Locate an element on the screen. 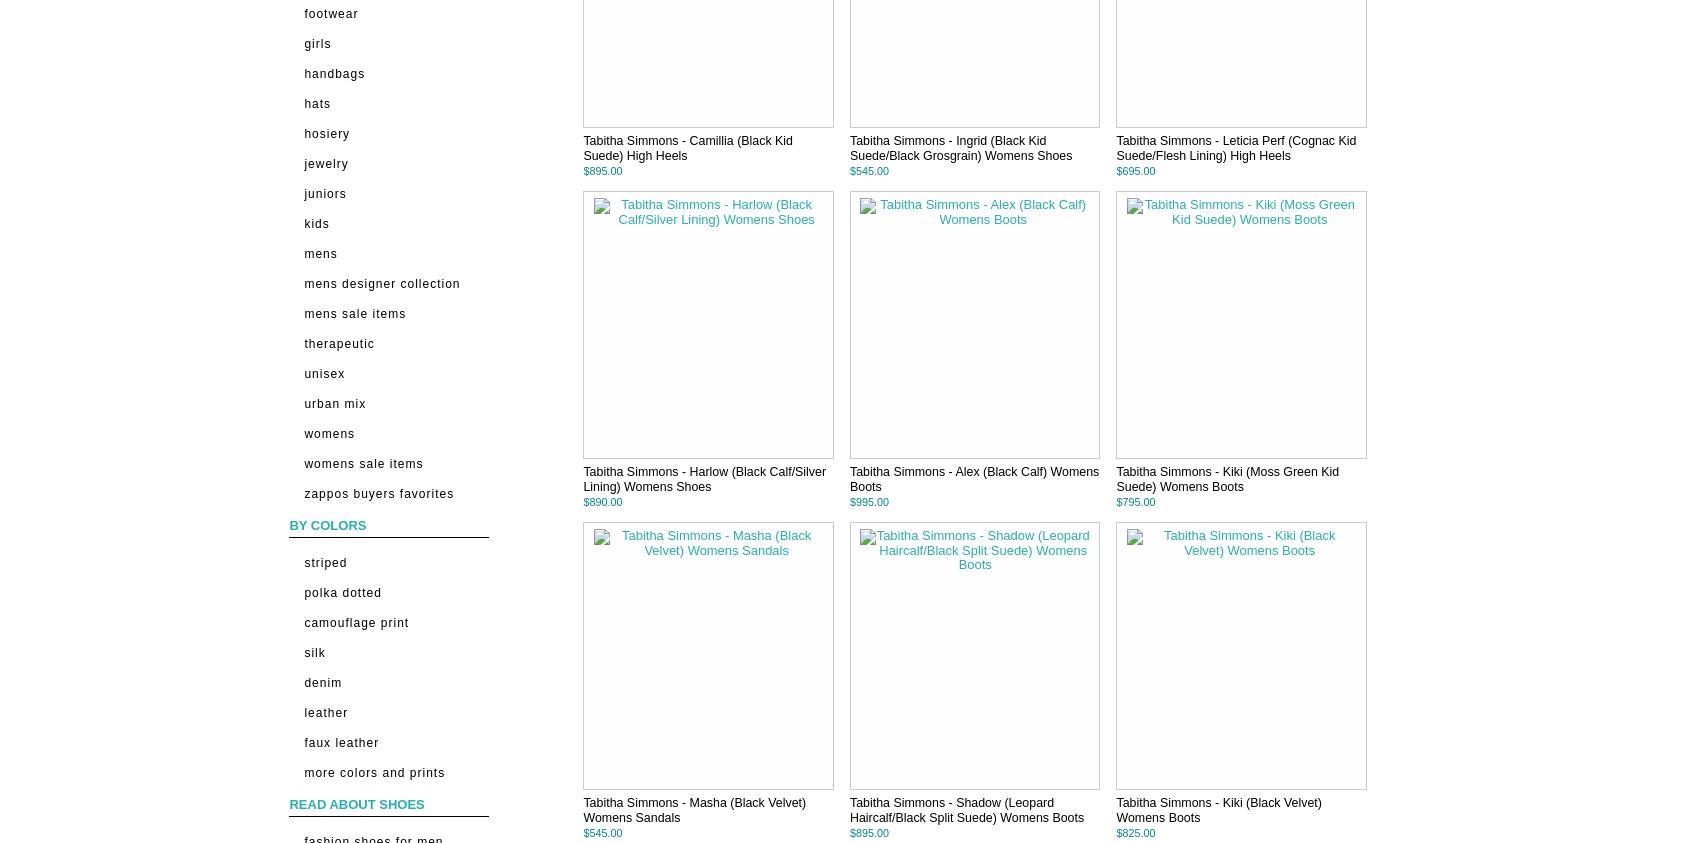 The height and width of the screenshot is (843, 1700). 'Faux Leather' is located at coordinates (340, 742).